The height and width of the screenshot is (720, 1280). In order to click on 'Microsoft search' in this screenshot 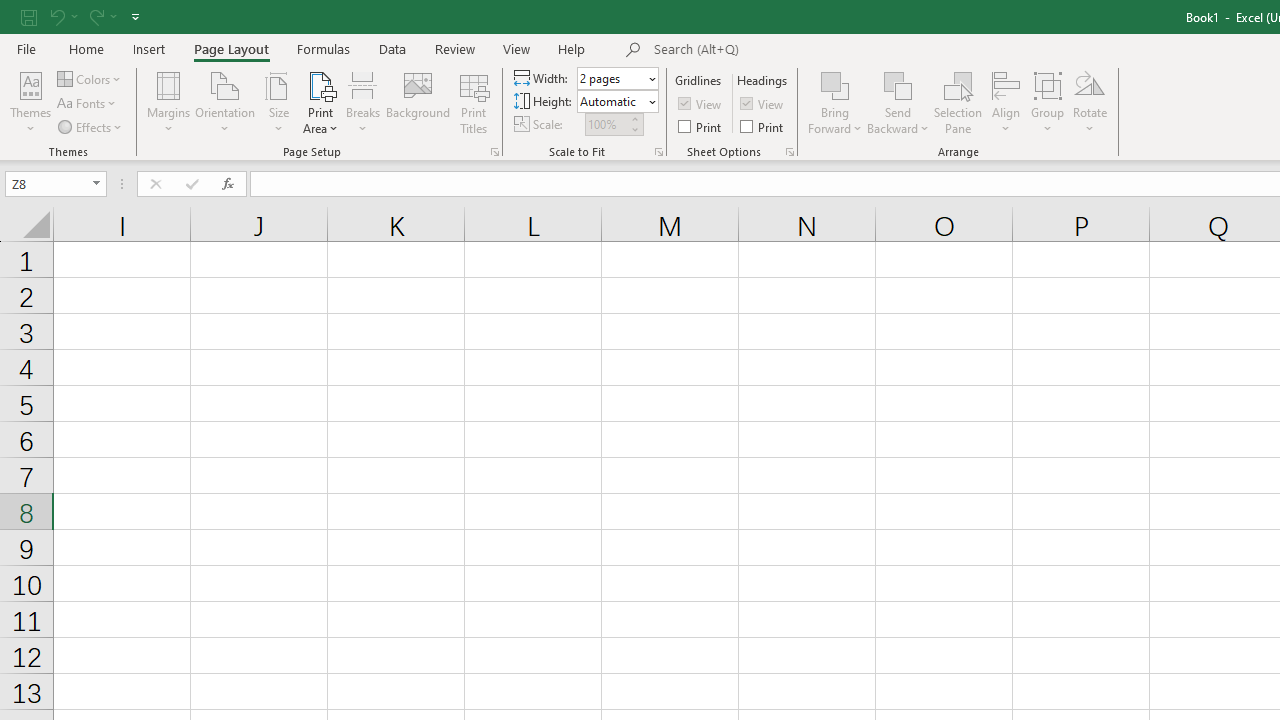, I will do `click(791, 49)`.